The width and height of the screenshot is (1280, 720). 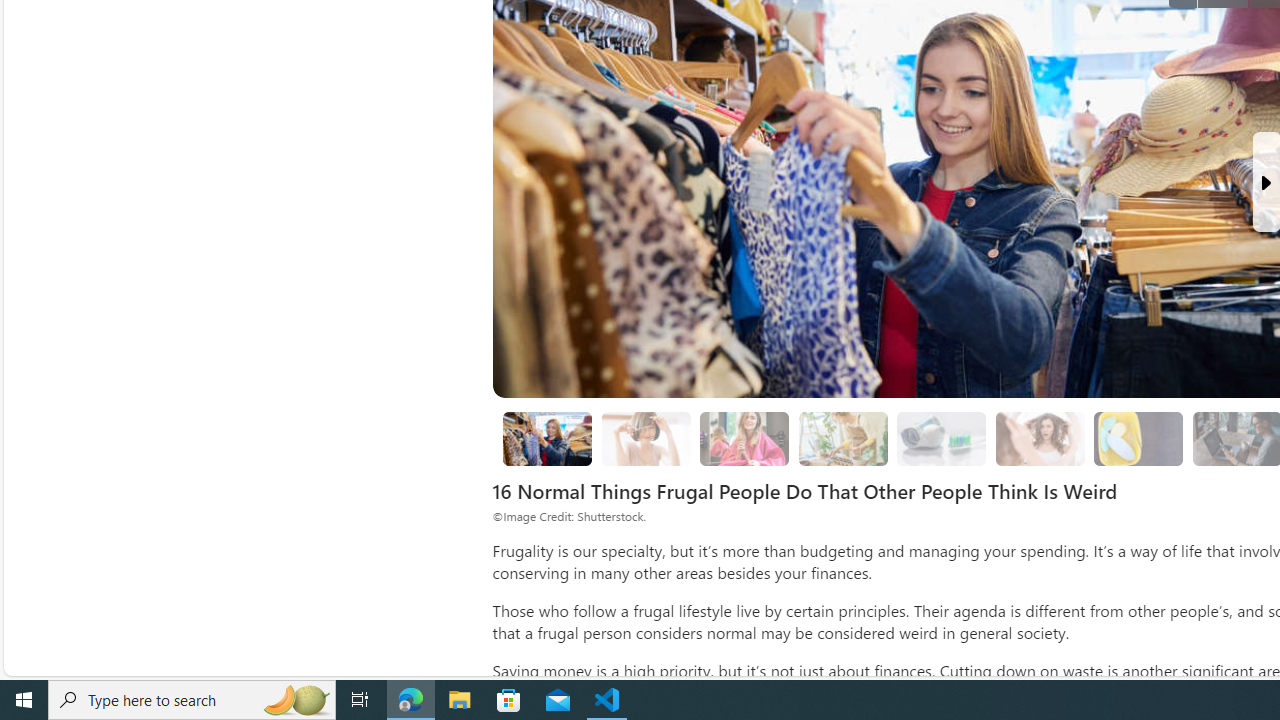 I want to click on '8. Thrift Shopping', so click(x=547, y=437).